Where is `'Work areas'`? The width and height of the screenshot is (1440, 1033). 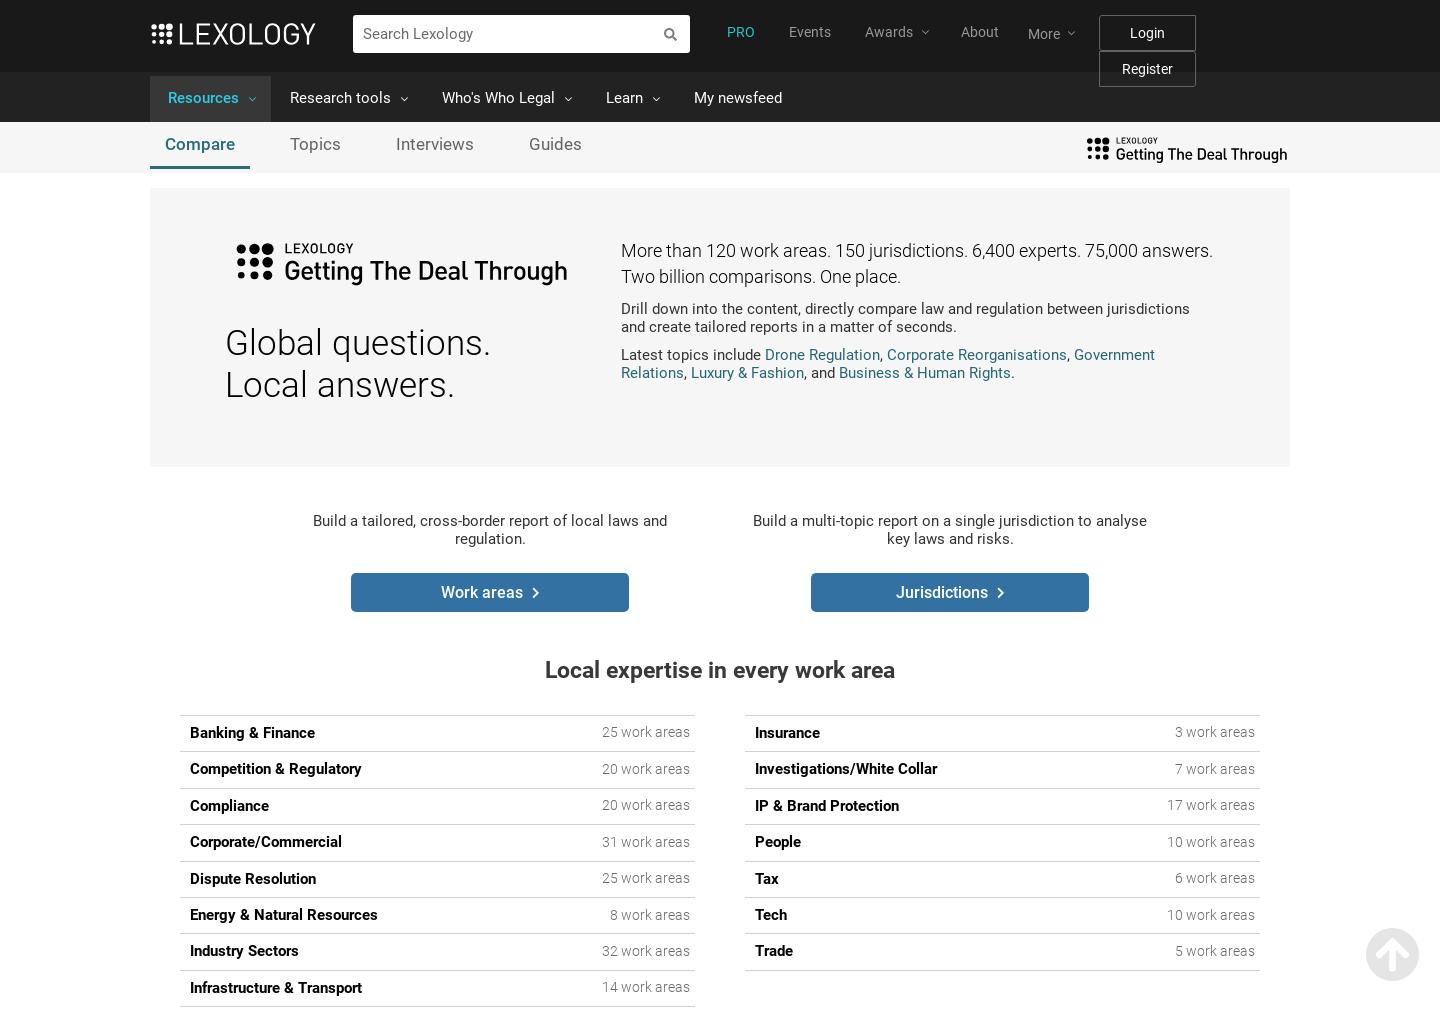
'Work areas' is located at coordinates (481, 591).